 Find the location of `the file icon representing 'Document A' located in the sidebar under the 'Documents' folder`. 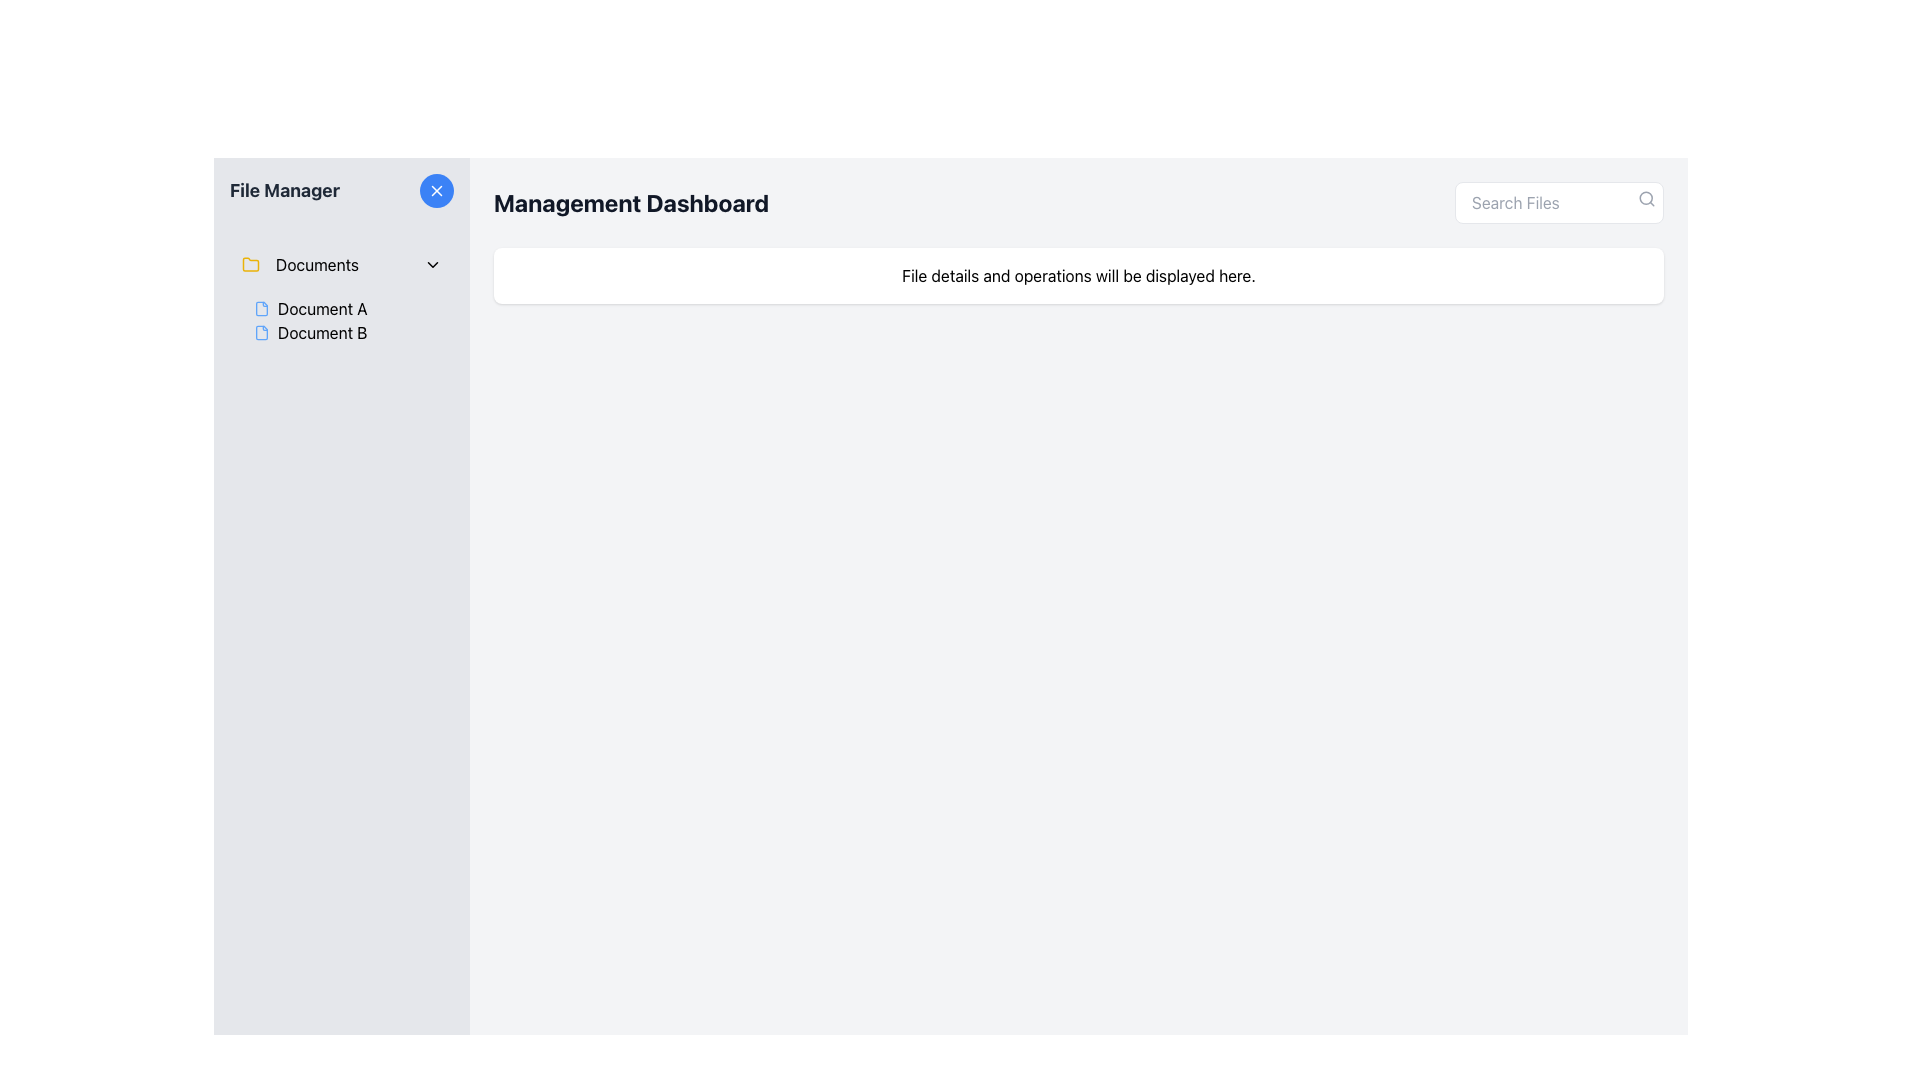

the file icon representing 'Document A' located in the sidebar under the 'Documents' folder is located at coordinates (261, 308).